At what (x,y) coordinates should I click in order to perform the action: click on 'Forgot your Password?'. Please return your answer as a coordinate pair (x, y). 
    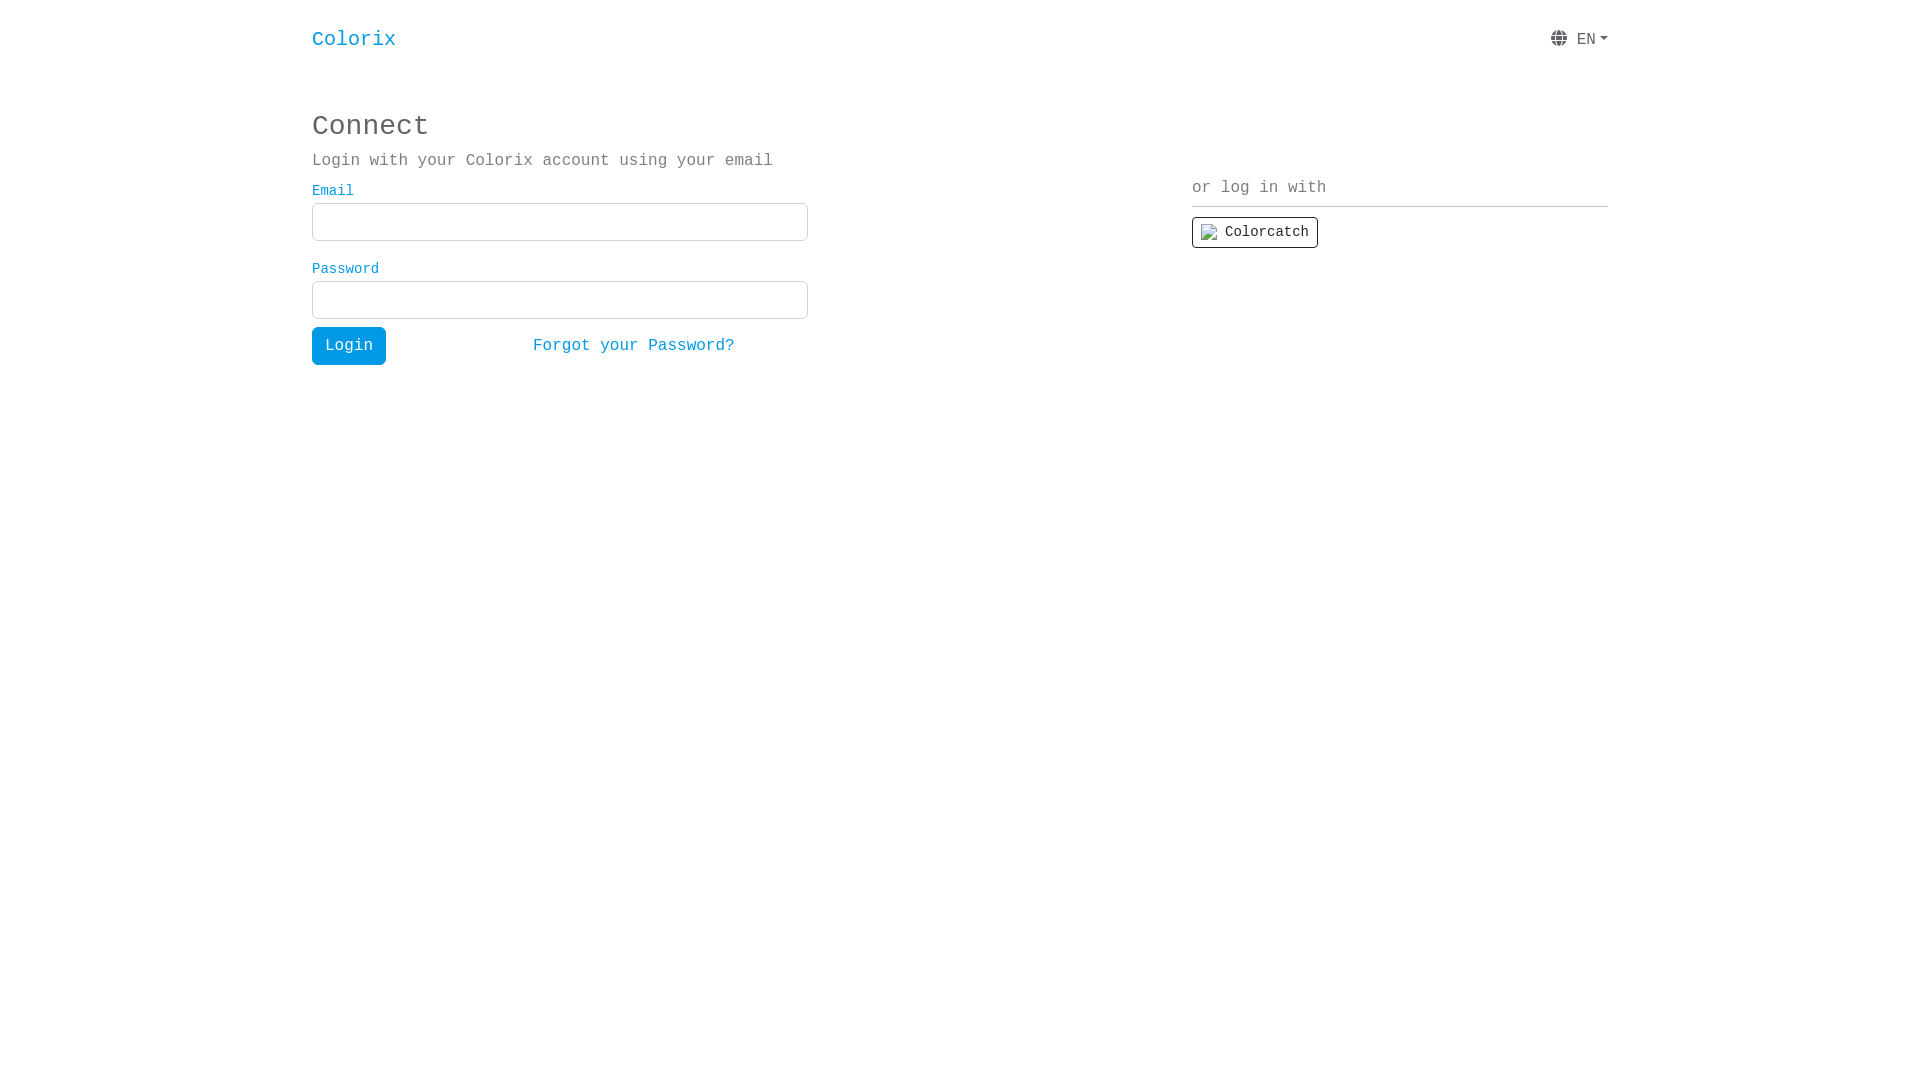
    Looking at the image, I should click on (632, 345).